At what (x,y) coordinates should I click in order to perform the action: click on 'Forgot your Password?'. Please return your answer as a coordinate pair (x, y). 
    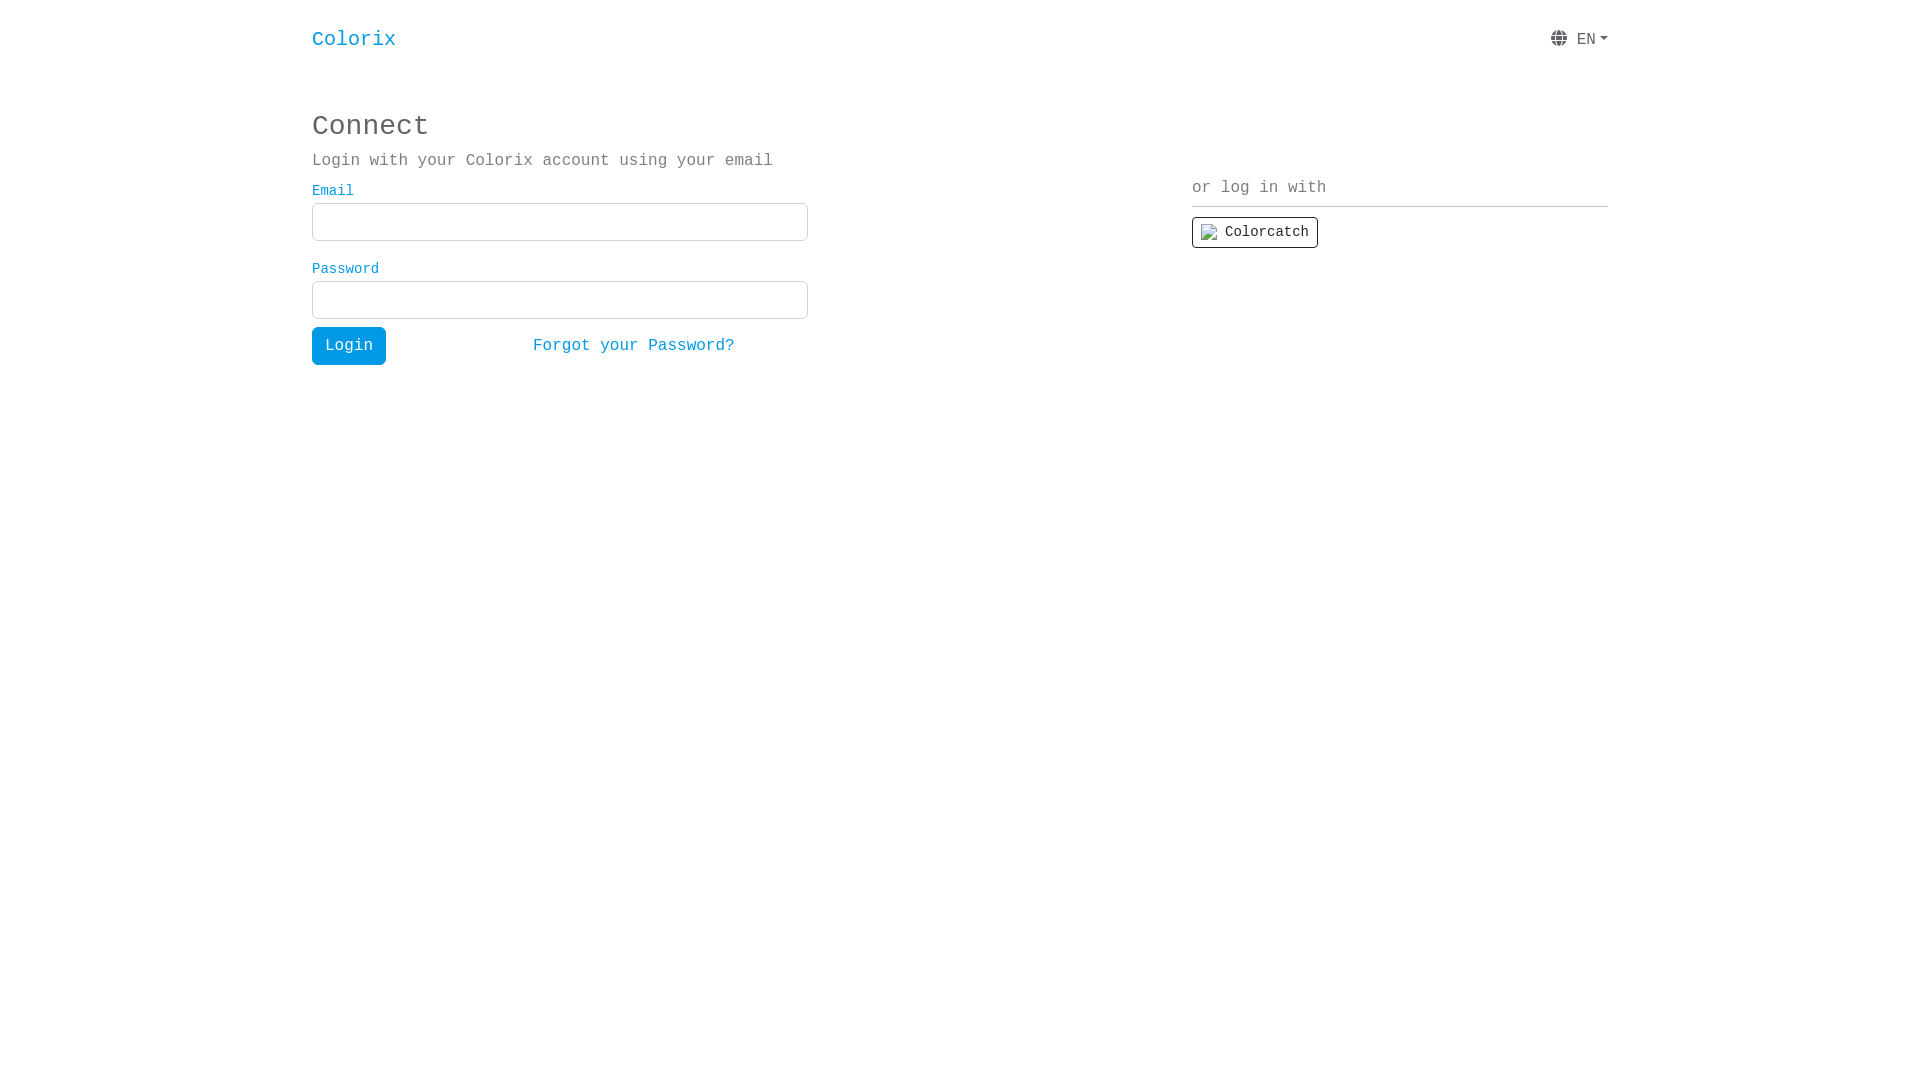
    Looking at the image, I should click on (632, 345).